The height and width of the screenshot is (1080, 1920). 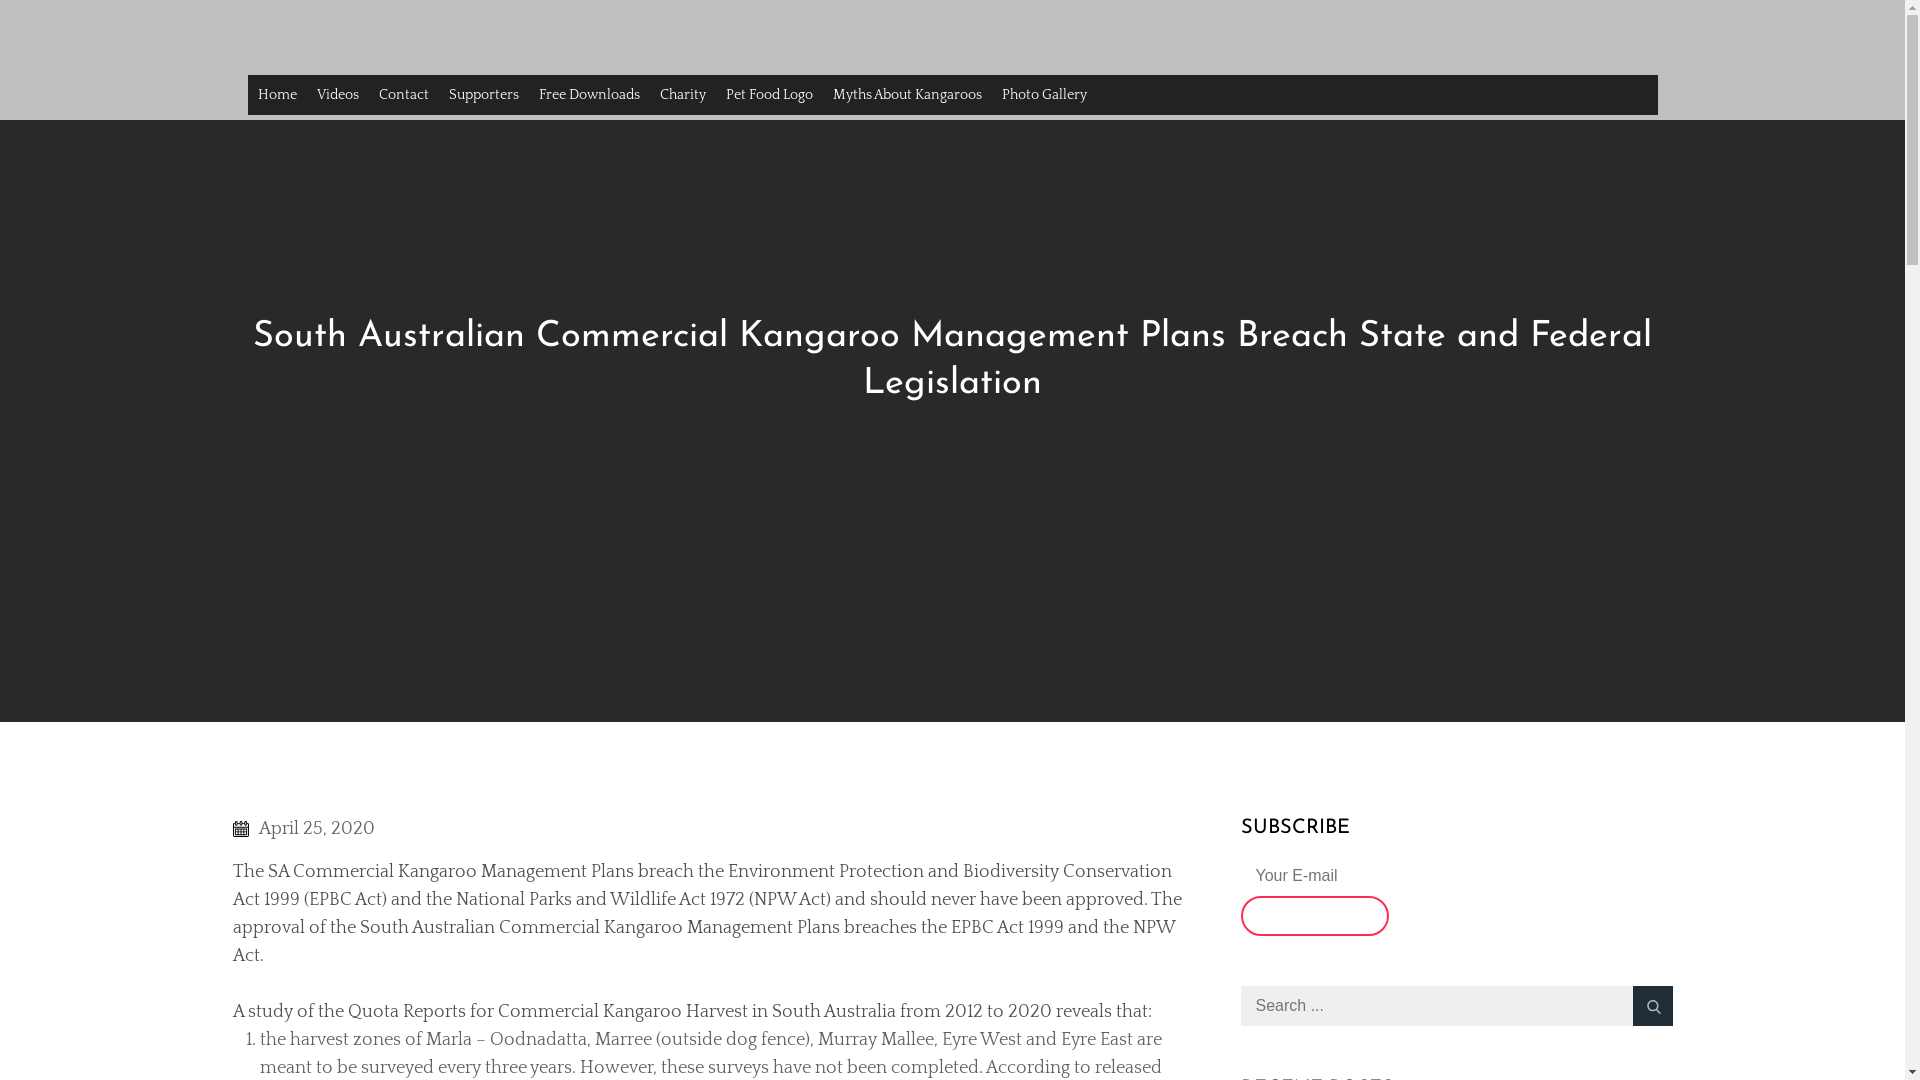 What do you see at coordinates (336, 95) in the screenshot?
I see `'Videos'` at bounding box center [336, 95].